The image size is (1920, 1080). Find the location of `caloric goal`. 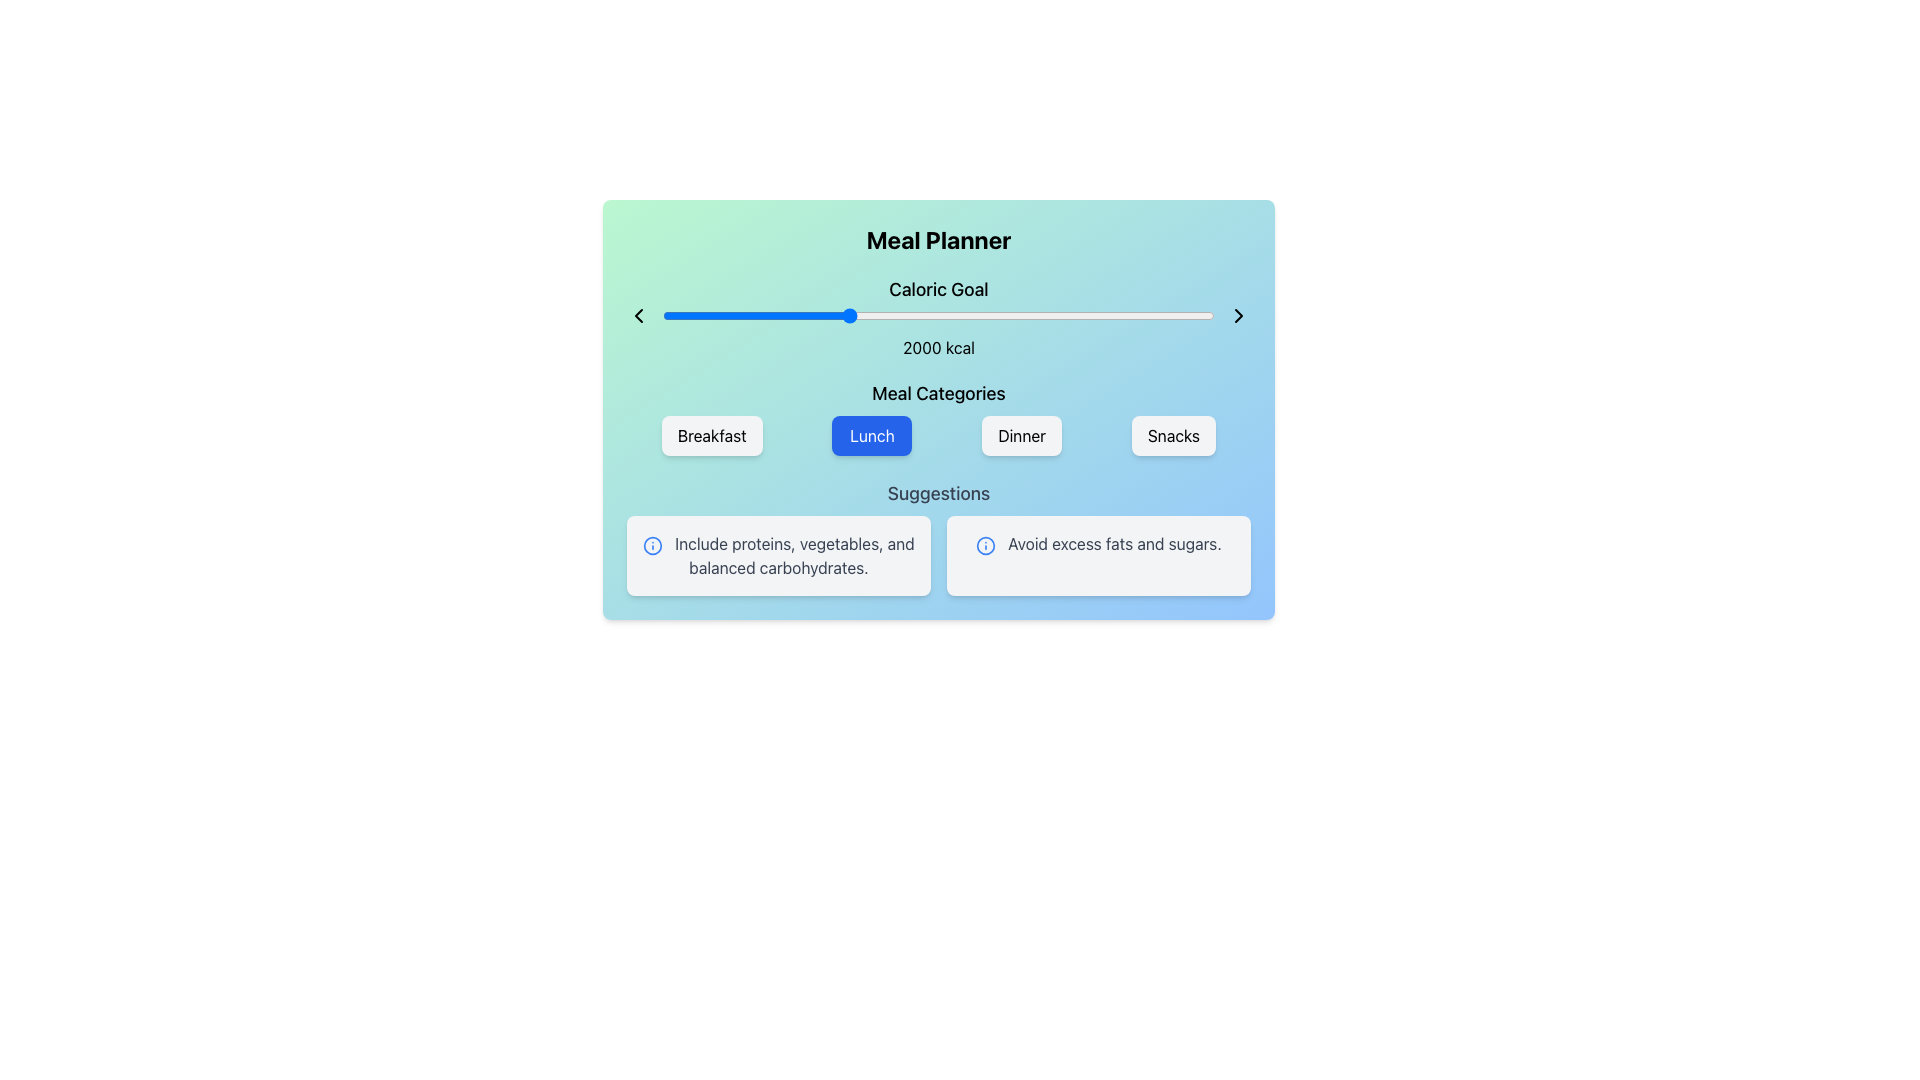

caloric goal is located at coordinates (951, 315).